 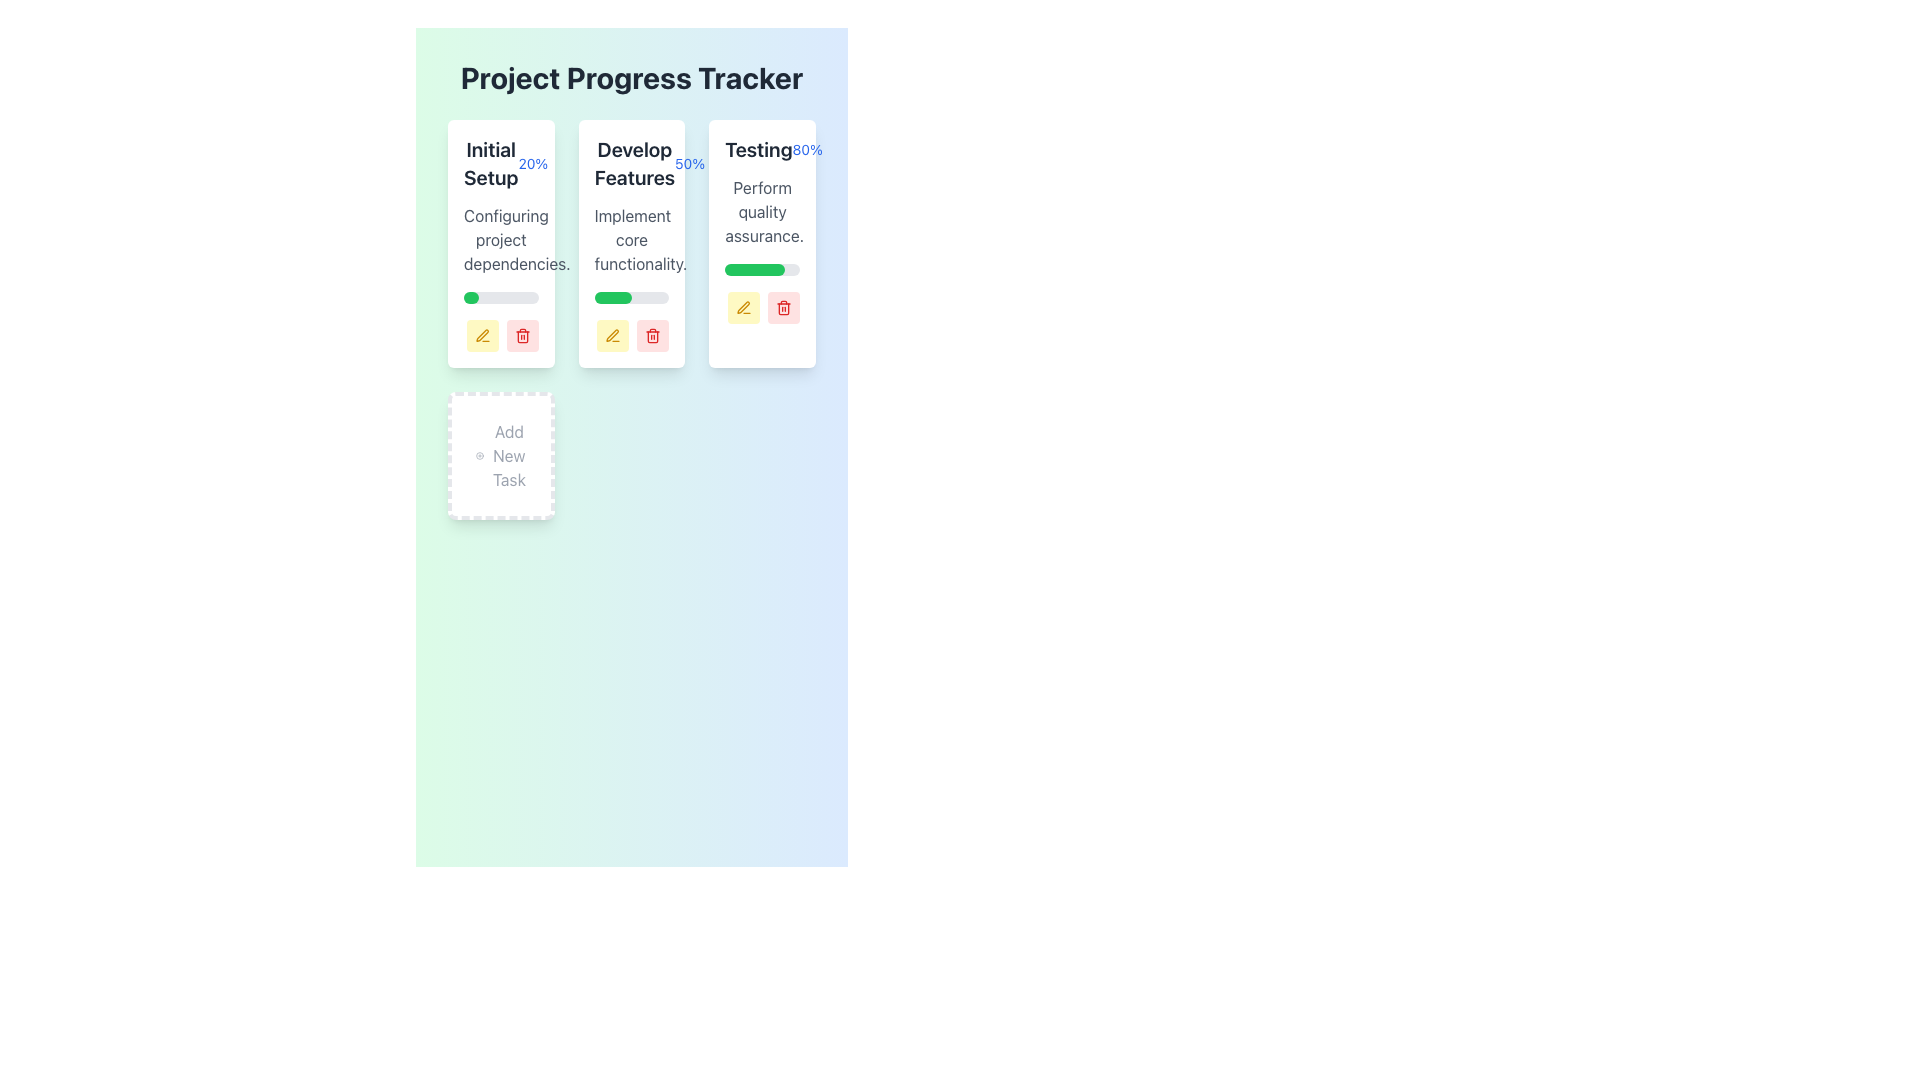 I want to click on the horizontal progress bar with a gray background and green segment indicating 20% progress, located above the action buttons in the 'Initial Setup' card, so click(x=501, y=297).